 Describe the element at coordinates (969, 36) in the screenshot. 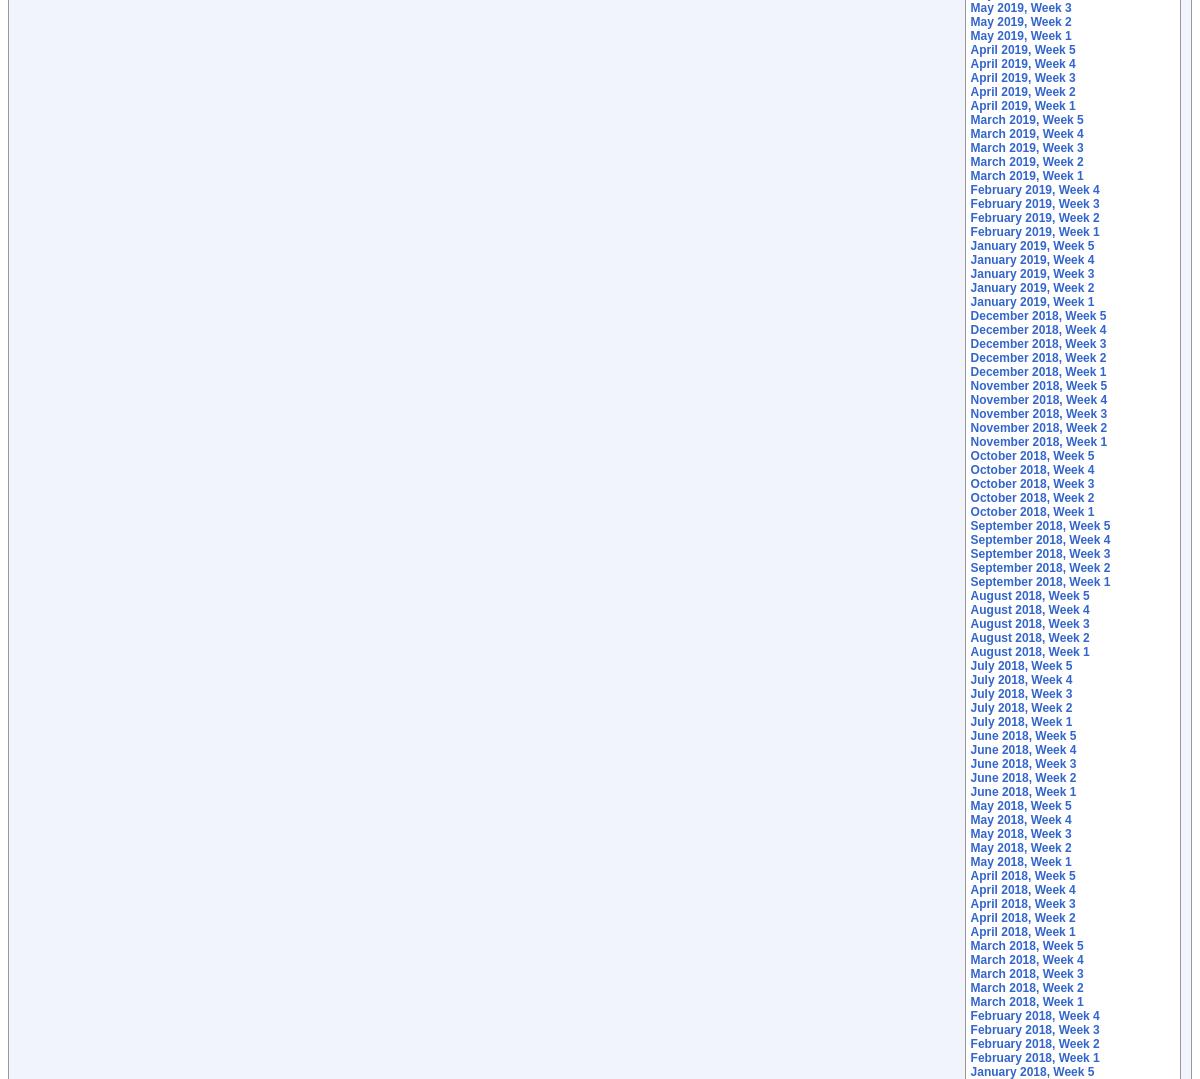

I see `'May 2019, Week 1'` at that location.